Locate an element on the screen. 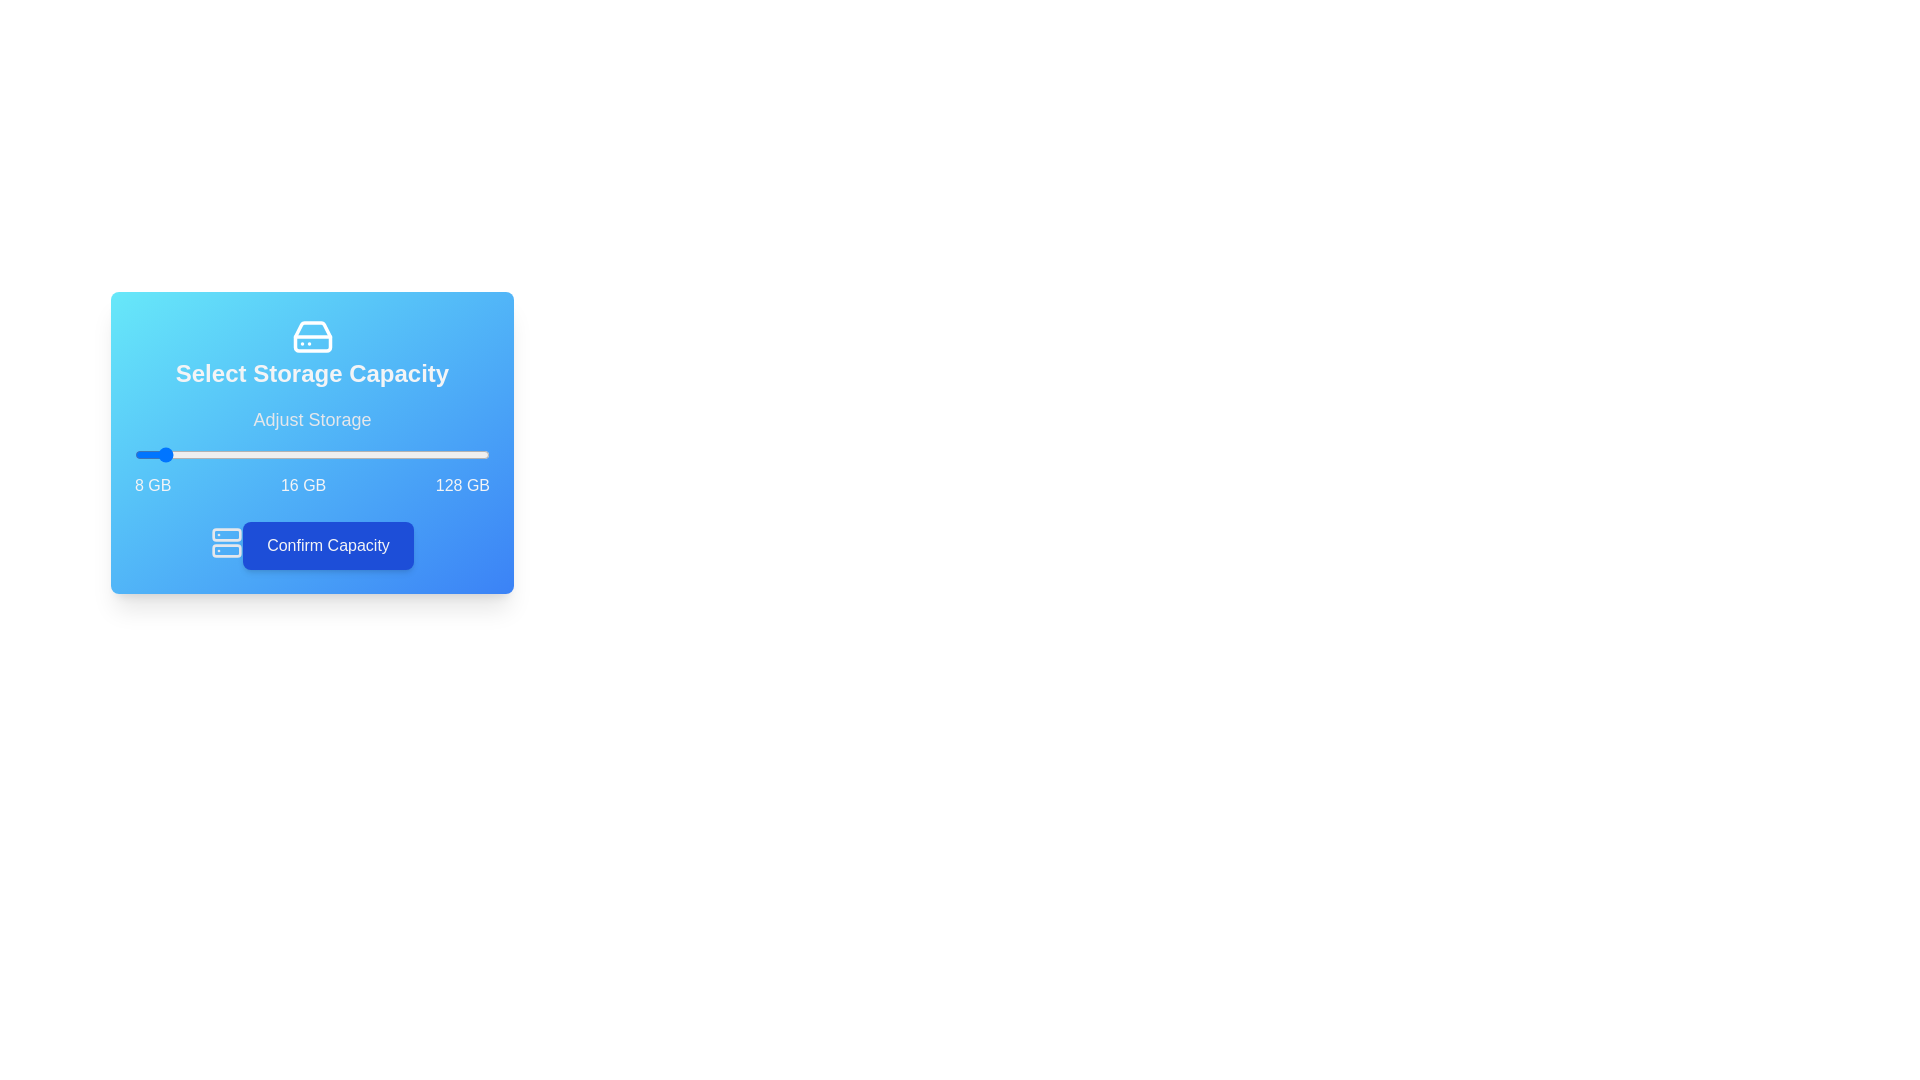 The image size is (1920, 1080). the storage slider to set the capacity to 103 GB is located at coordinates (415, 455).